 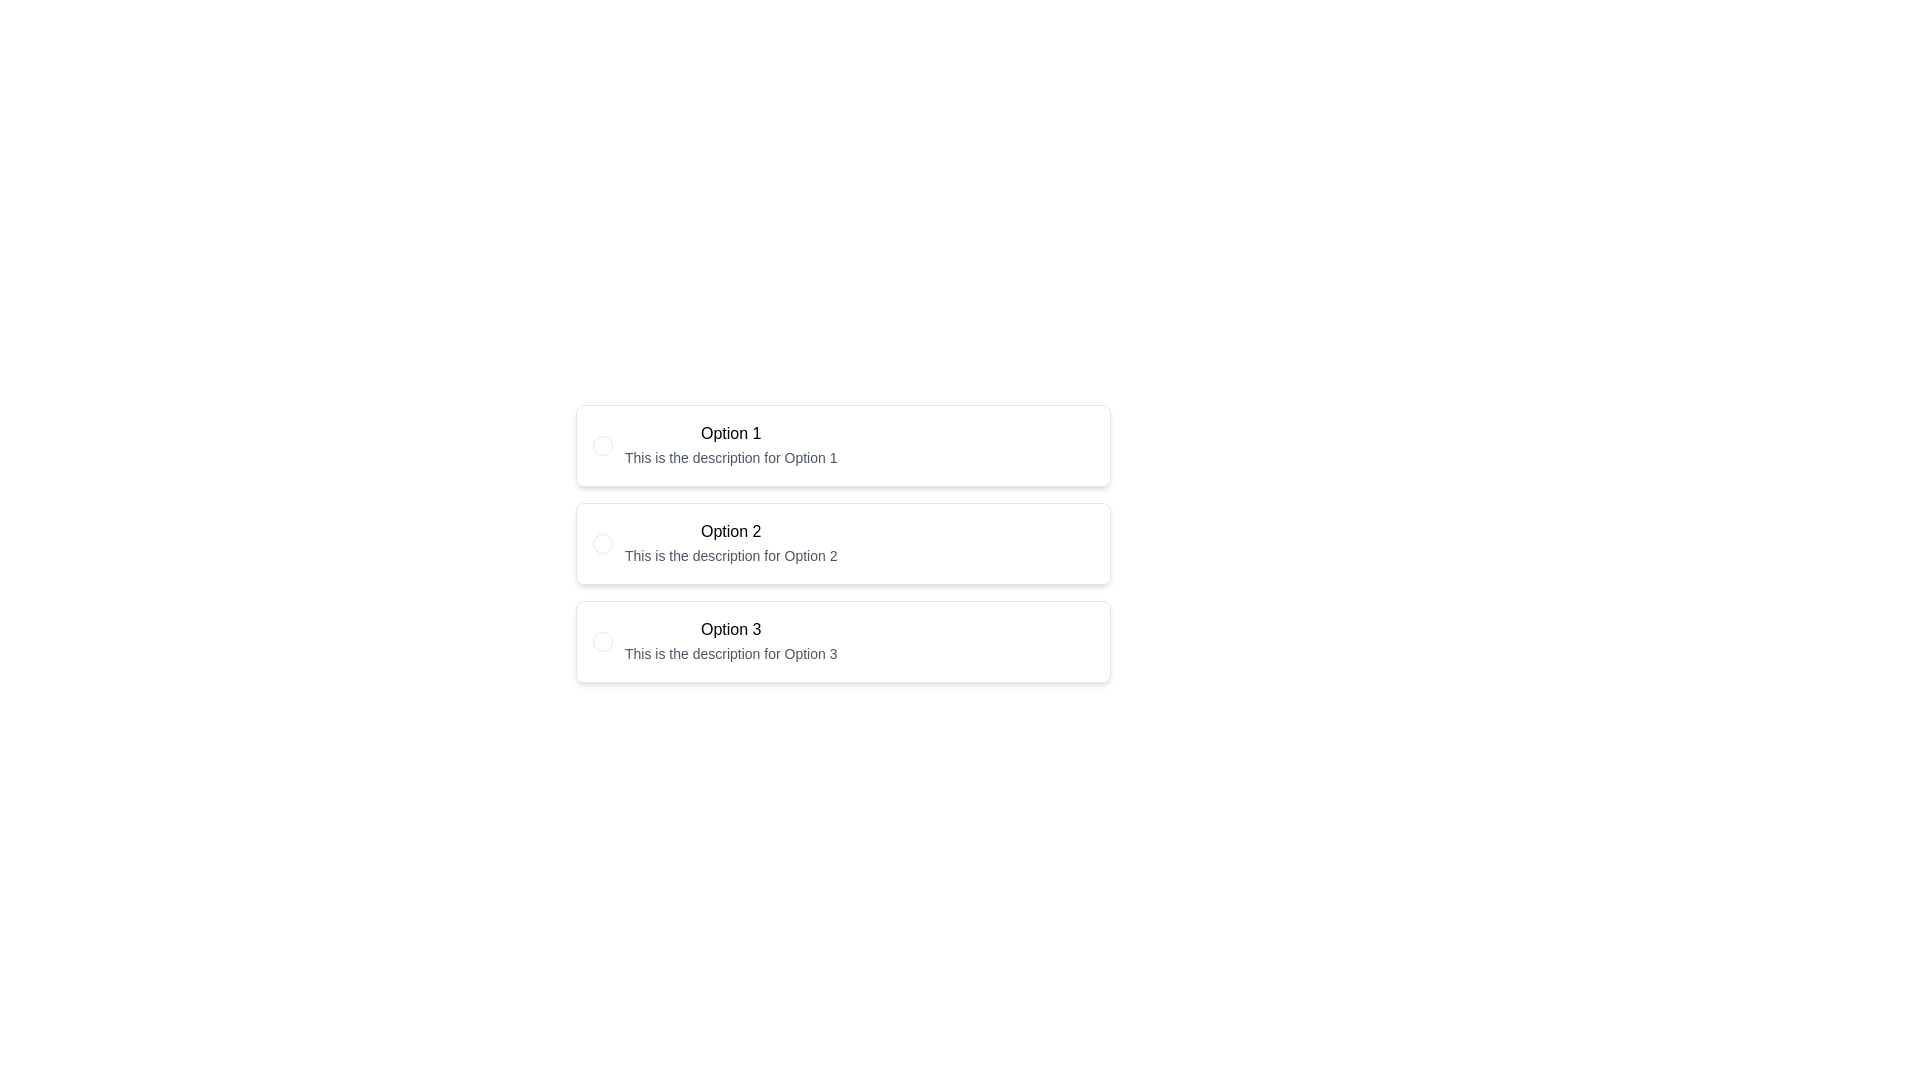 What do you see at coordinates (602, 641) in the screenshot?
I see `the radio button associated with 'Option 3'` at bounding box center [602, 641].